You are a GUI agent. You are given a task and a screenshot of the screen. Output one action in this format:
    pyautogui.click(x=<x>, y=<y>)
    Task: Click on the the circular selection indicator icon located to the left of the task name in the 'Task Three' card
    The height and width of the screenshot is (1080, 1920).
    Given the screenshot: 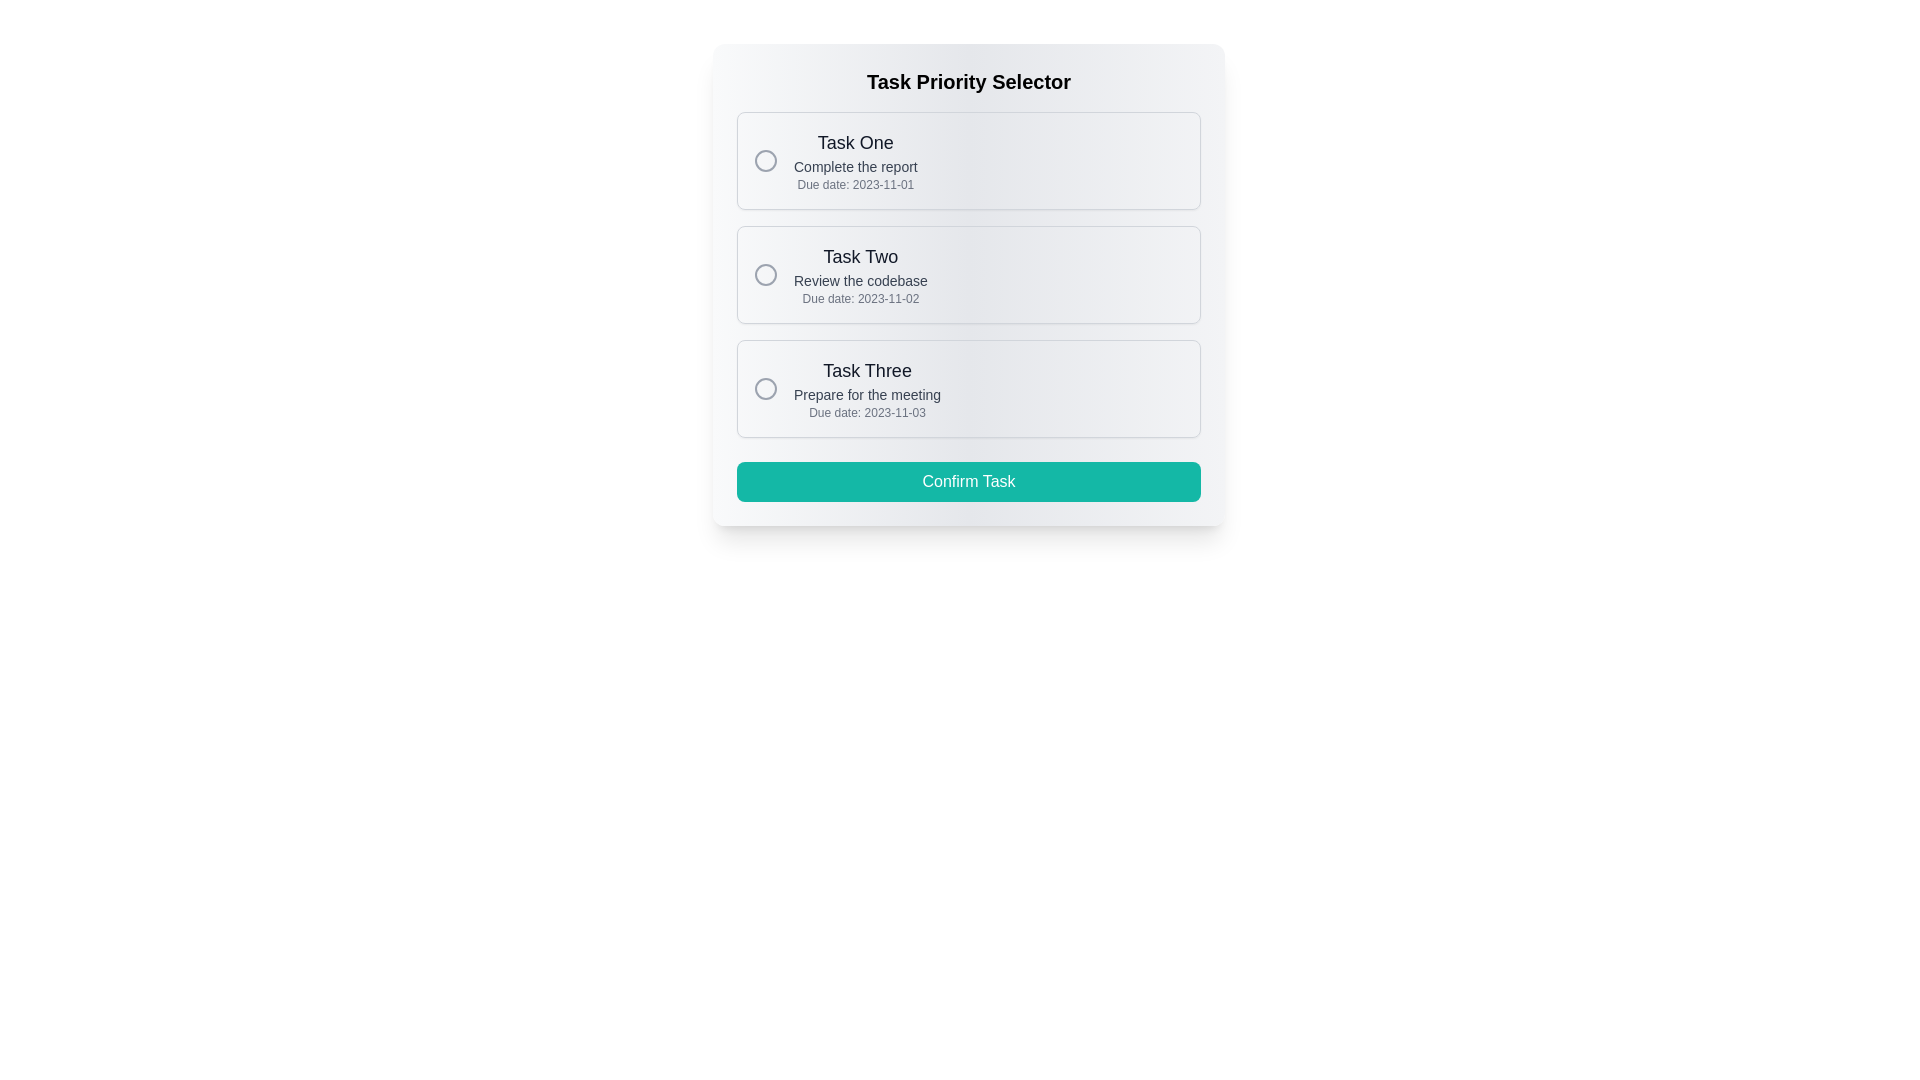 What is the action you would take?
    pyautogui.click(x=765, y=389)
    